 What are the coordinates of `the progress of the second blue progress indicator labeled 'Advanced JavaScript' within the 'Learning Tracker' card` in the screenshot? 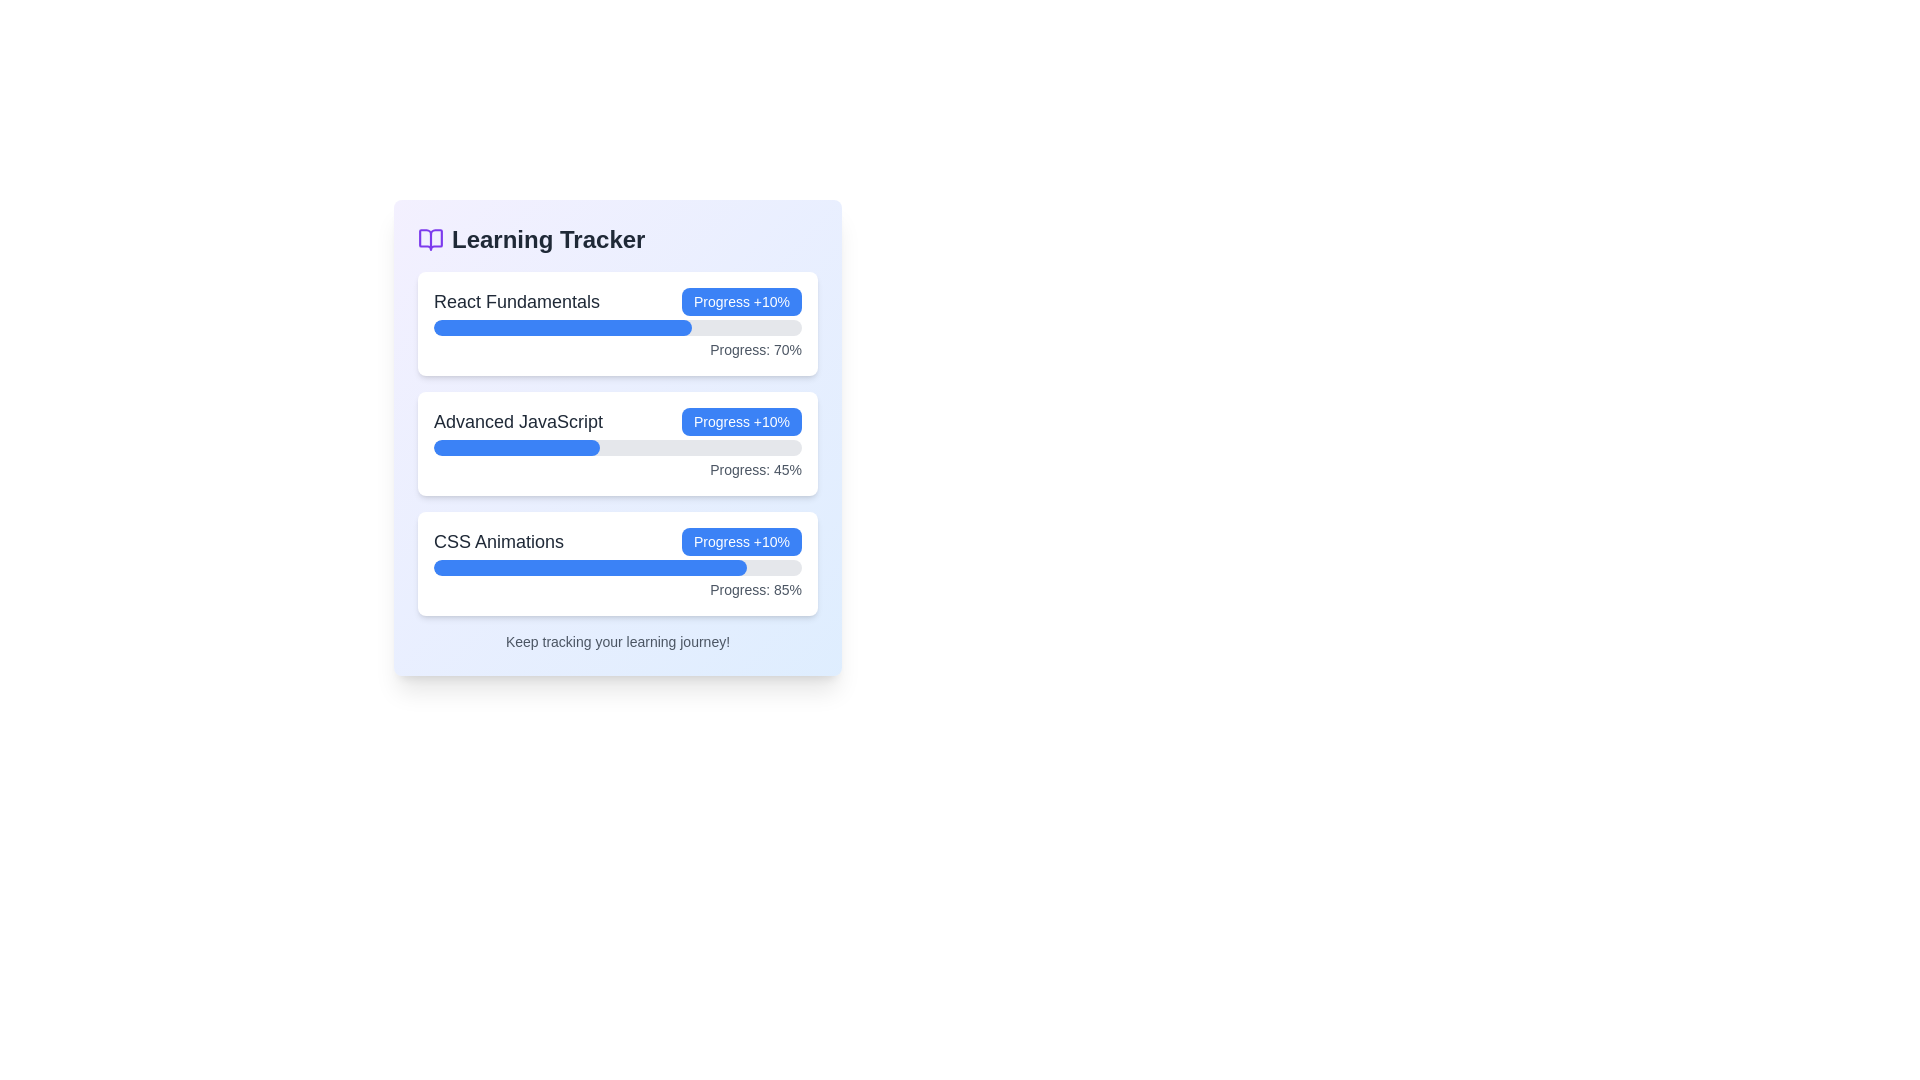 It's located at (516, 446).